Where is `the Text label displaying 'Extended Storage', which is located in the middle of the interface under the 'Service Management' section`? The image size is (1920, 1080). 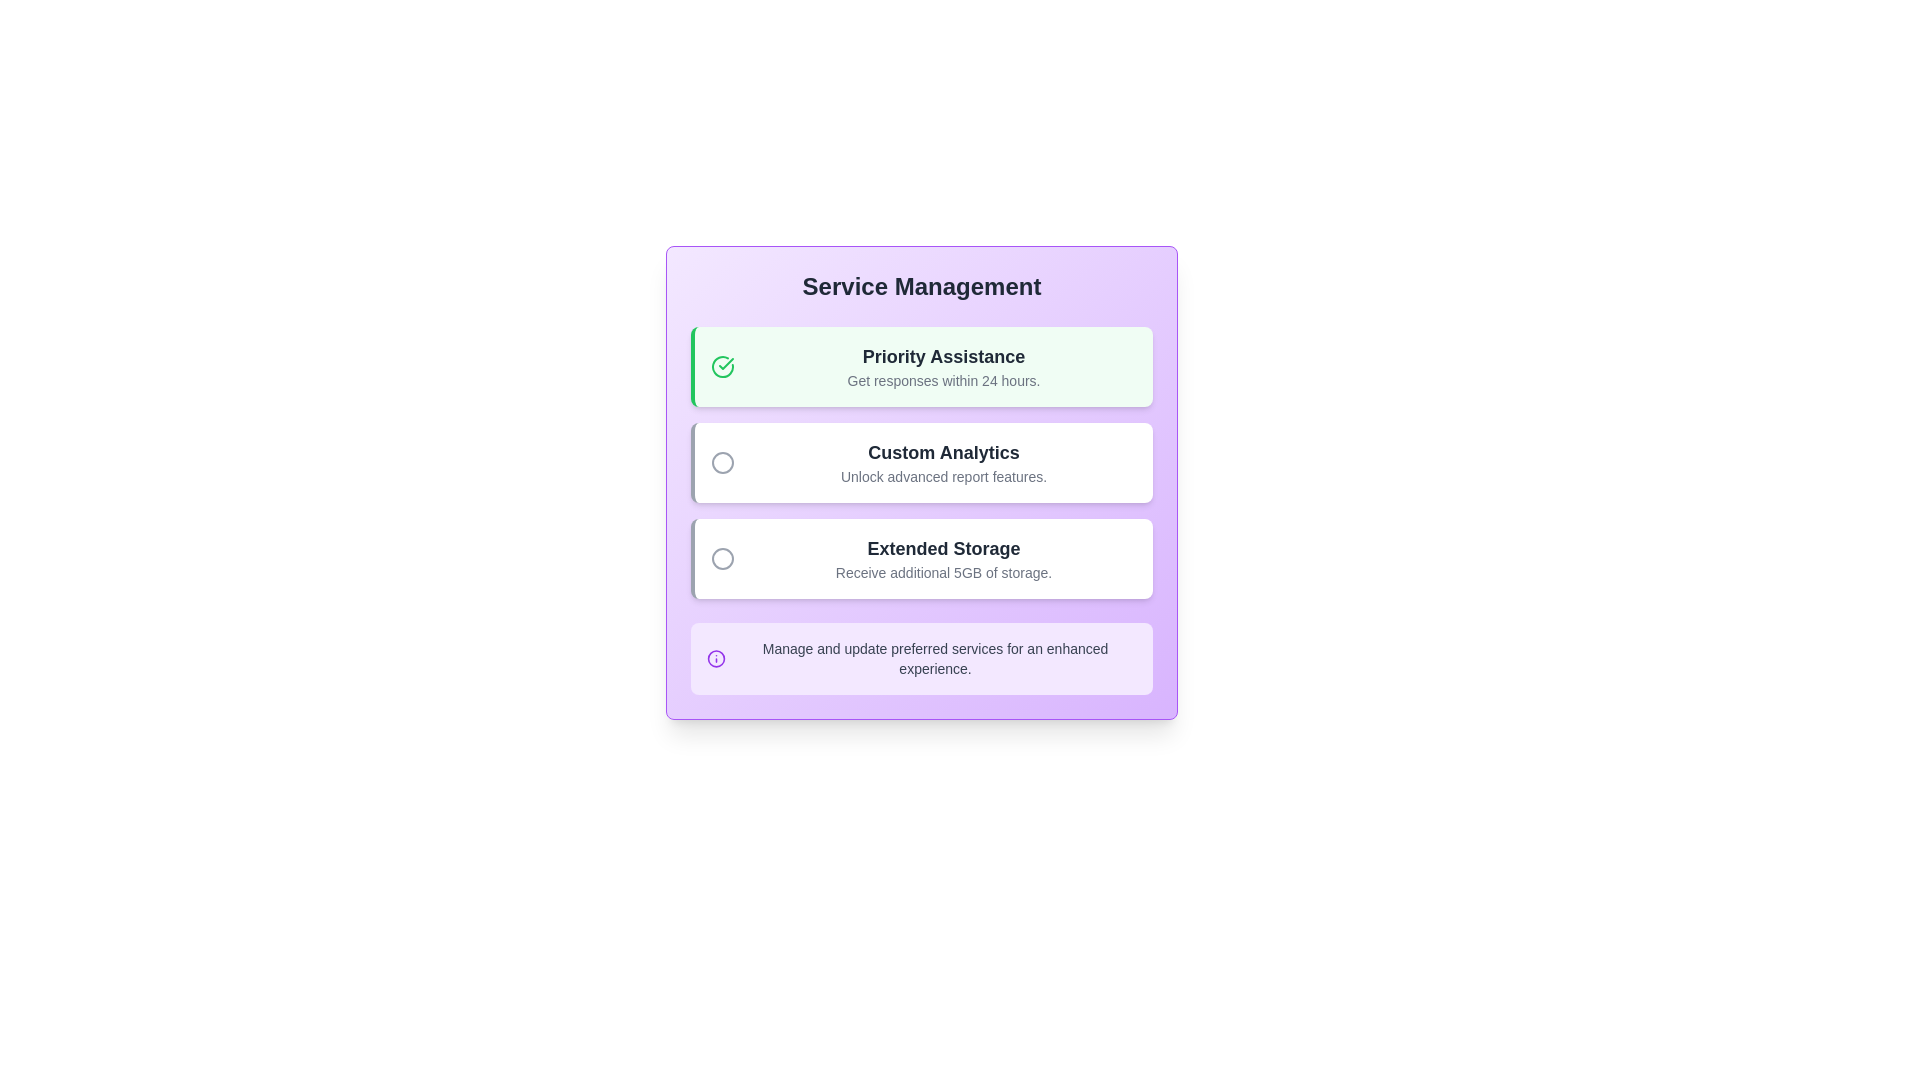
the Text label displaying 'Extended Storage', which is located in the middle of the interface under the 'Service Management' section is located at coordinates (943, 548).